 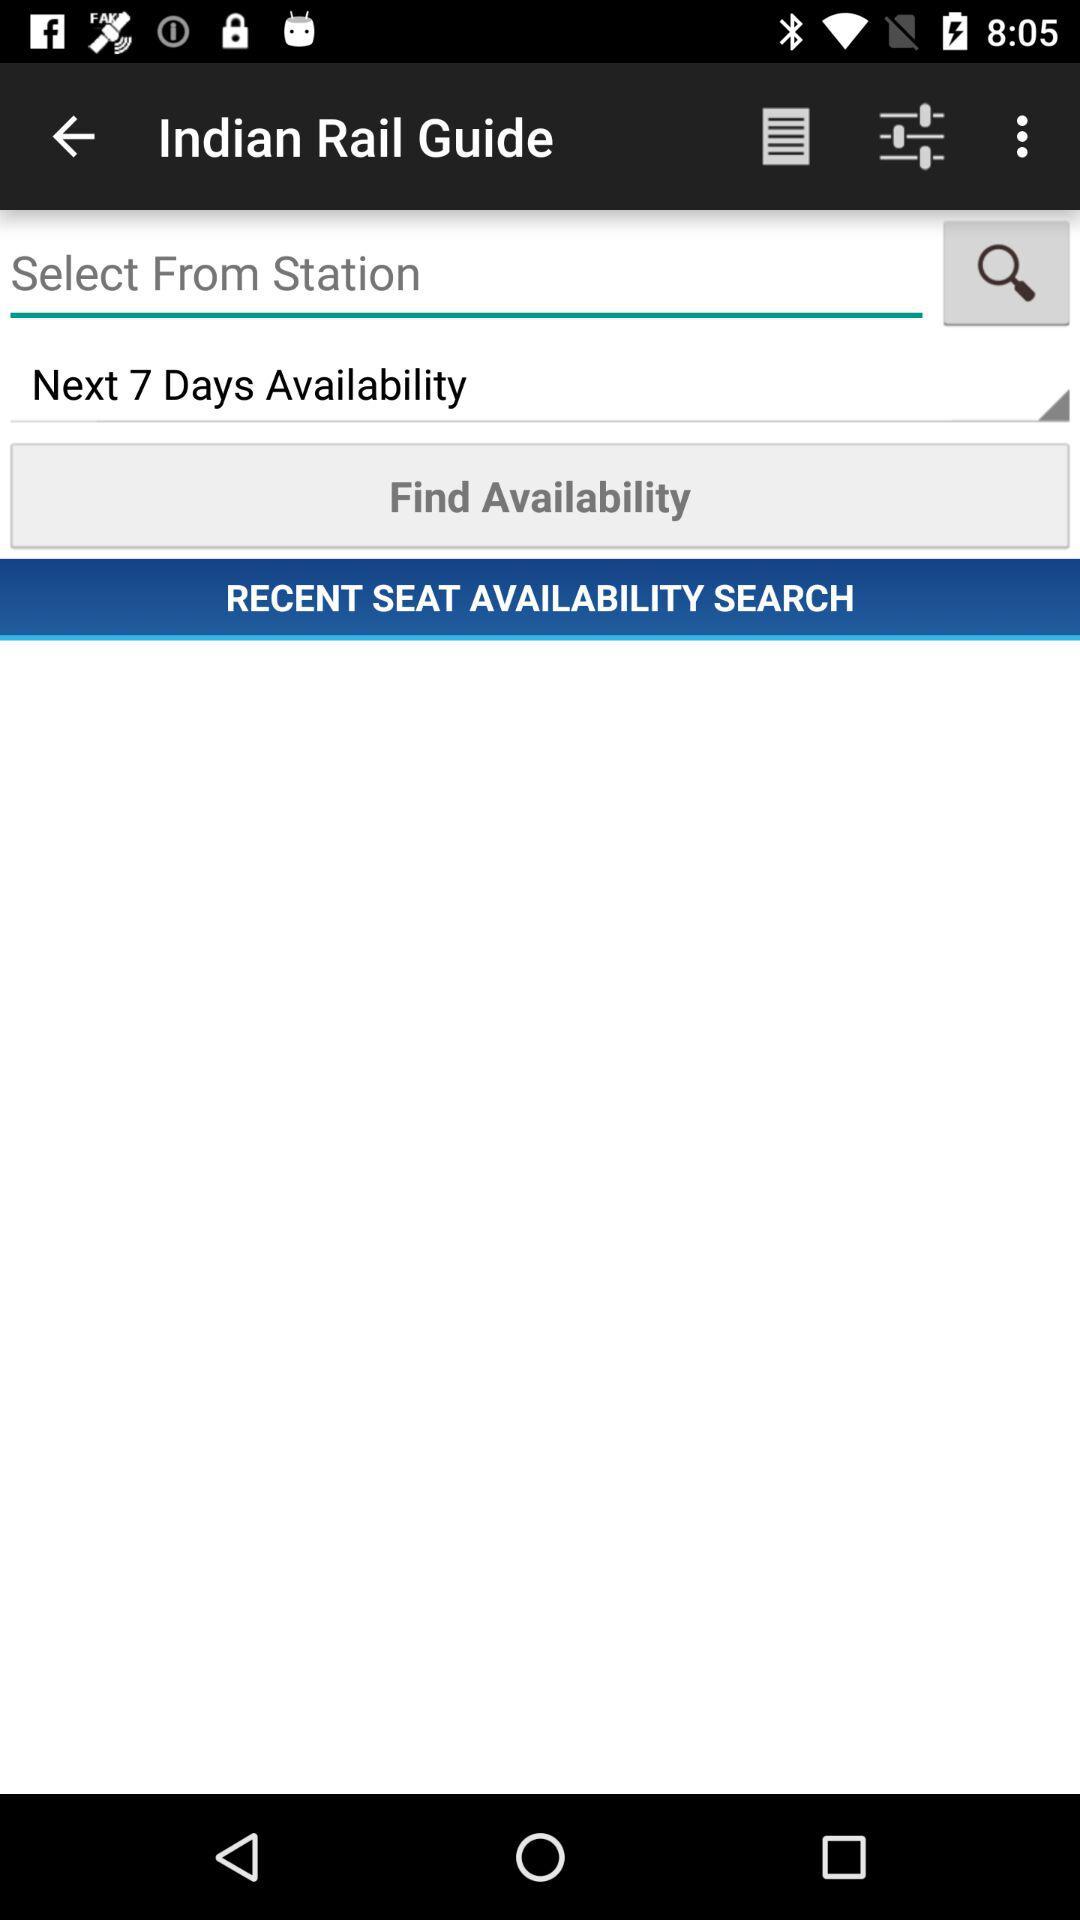 What do you see at coordinates (540, 495) in the screenshot?
I see `the find availability icon` at bounding box center [540, 495].